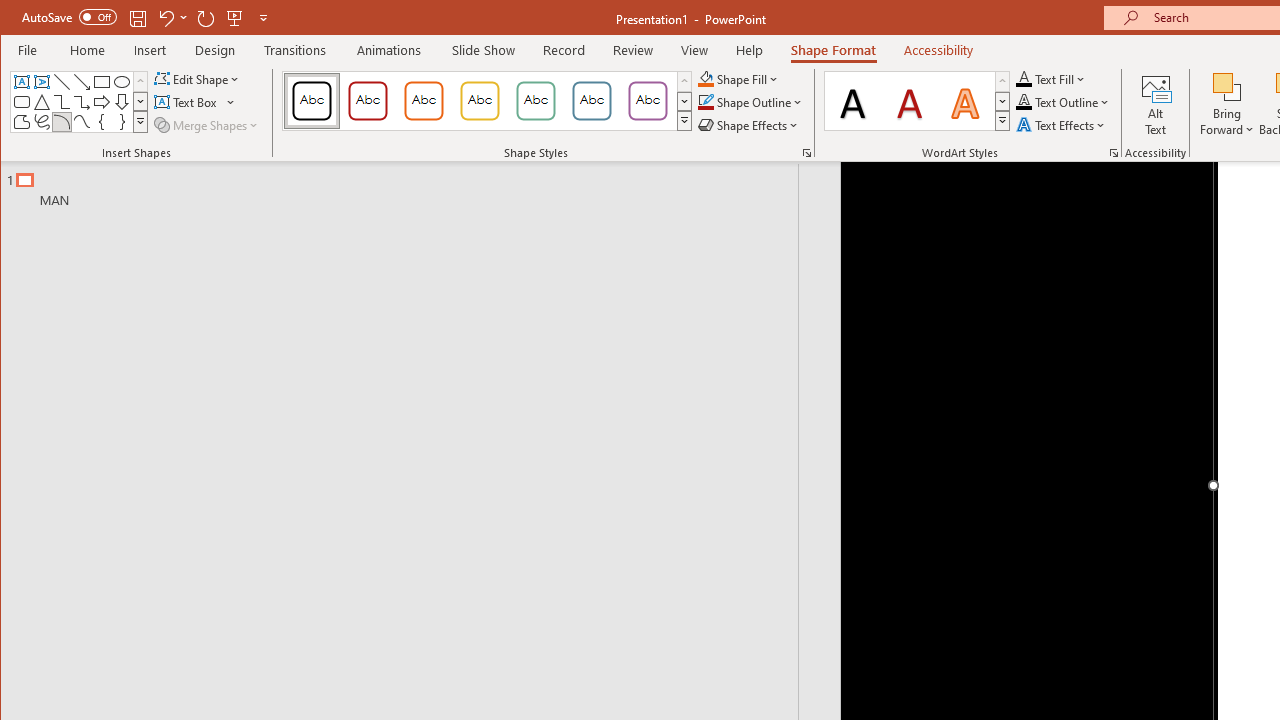 The width and height of the screenshot is (1280, 720). What do you see at coordinates (62, 122) in the screenshot?
I see `'Arc'` at bounding box center [62, 122].